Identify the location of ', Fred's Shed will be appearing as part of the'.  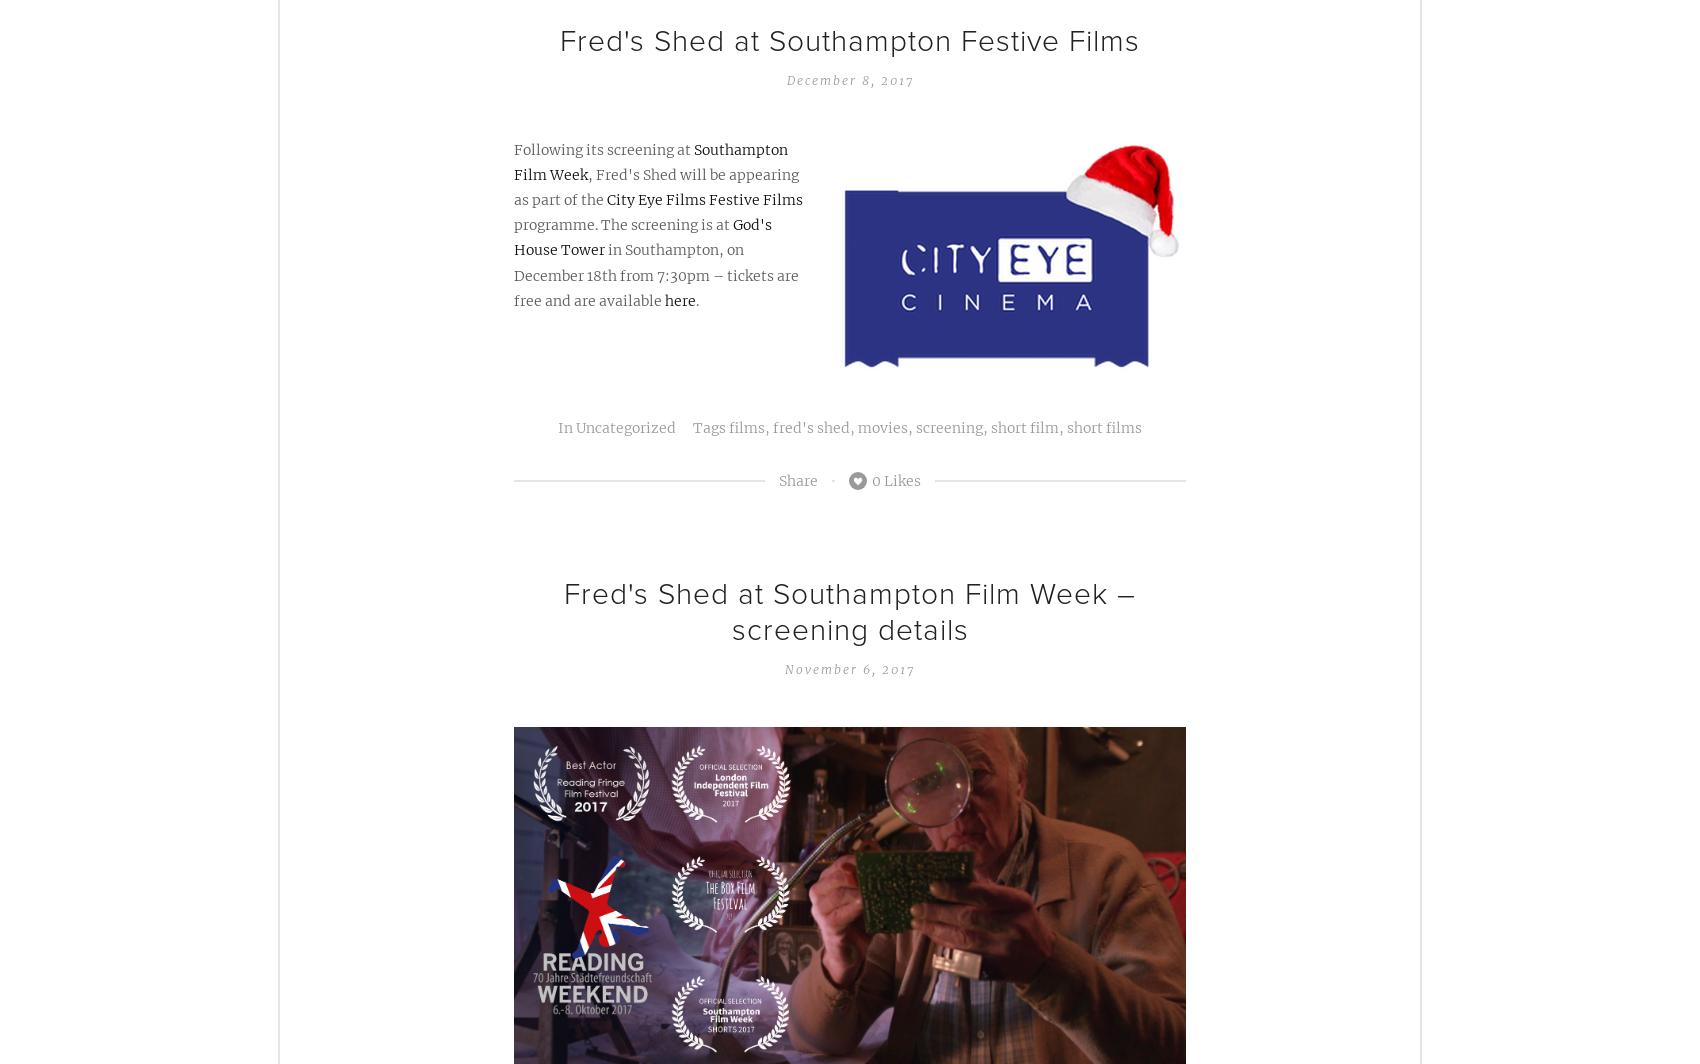
(656, 187).